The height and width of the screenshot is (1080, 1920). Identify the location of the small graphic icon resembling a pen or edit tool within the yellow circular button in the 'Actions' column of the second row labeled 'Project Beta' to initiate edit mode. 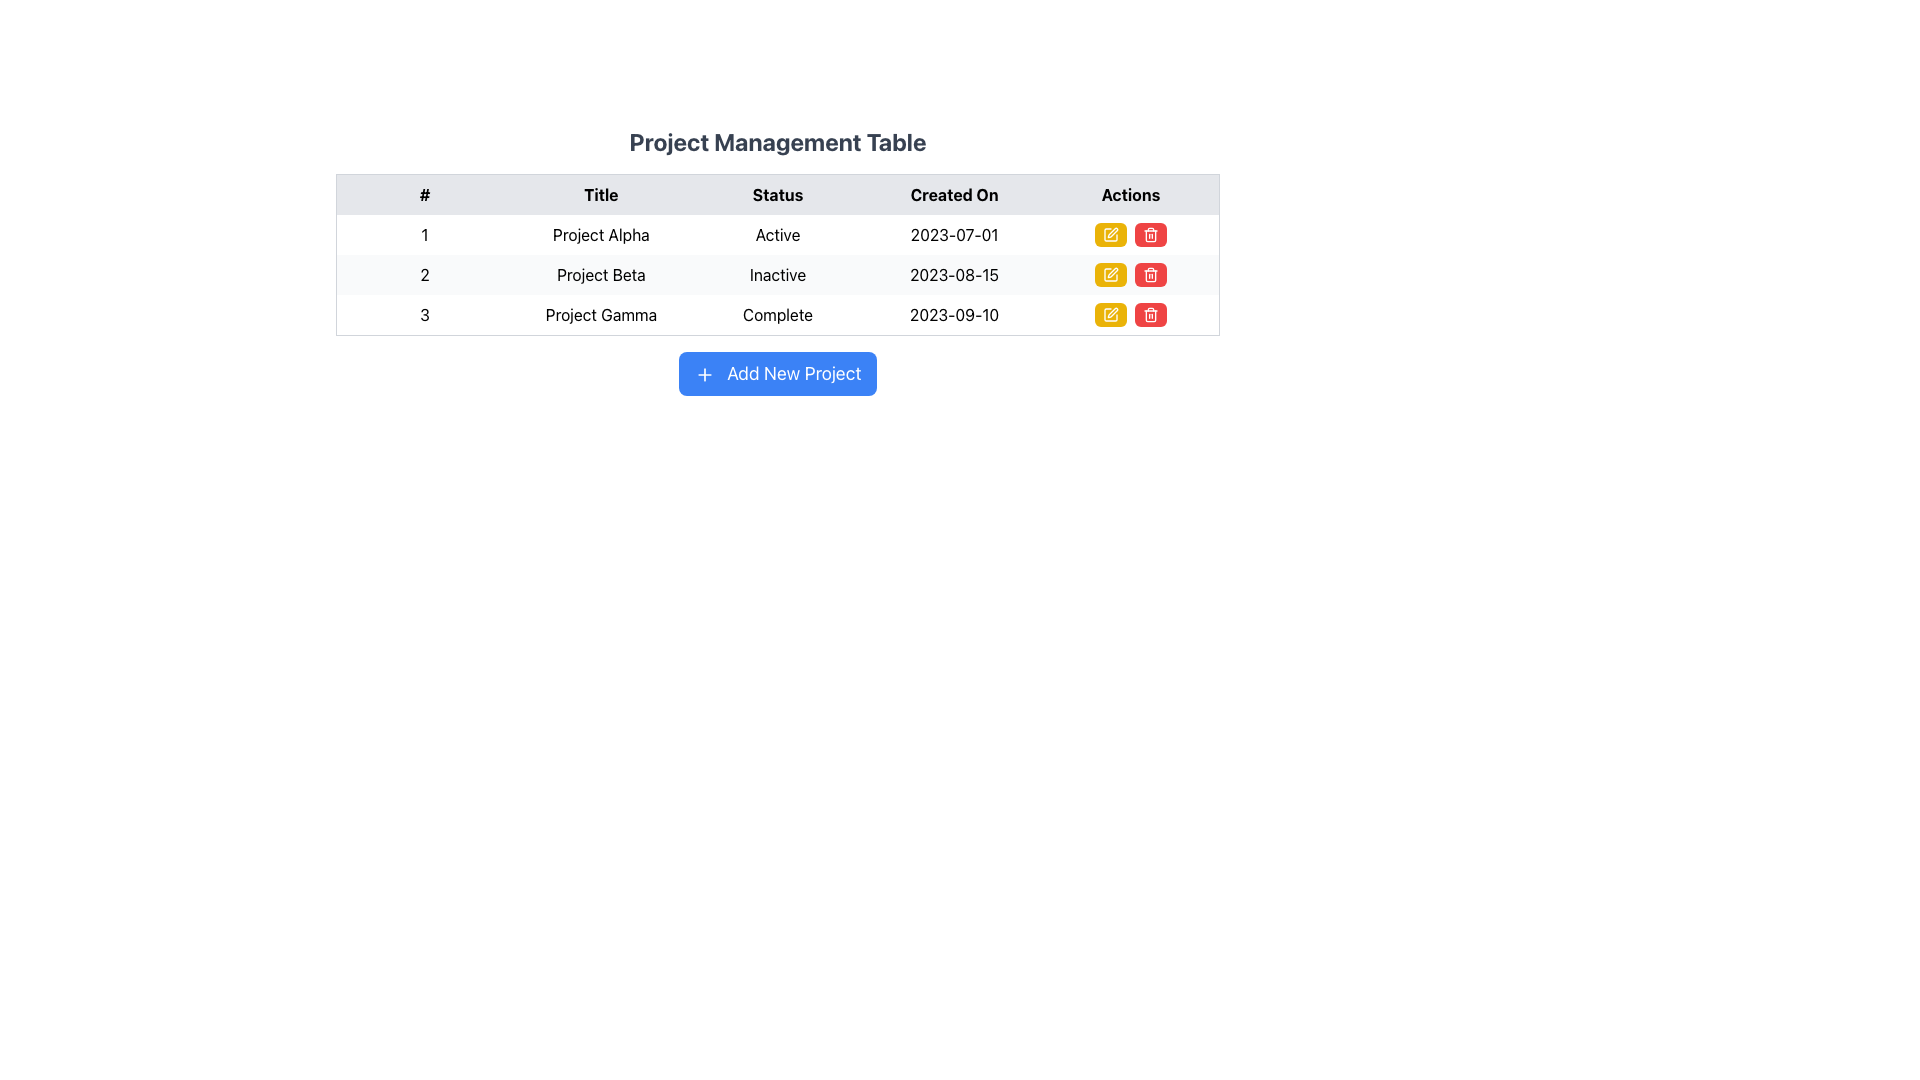
(1112, 273).